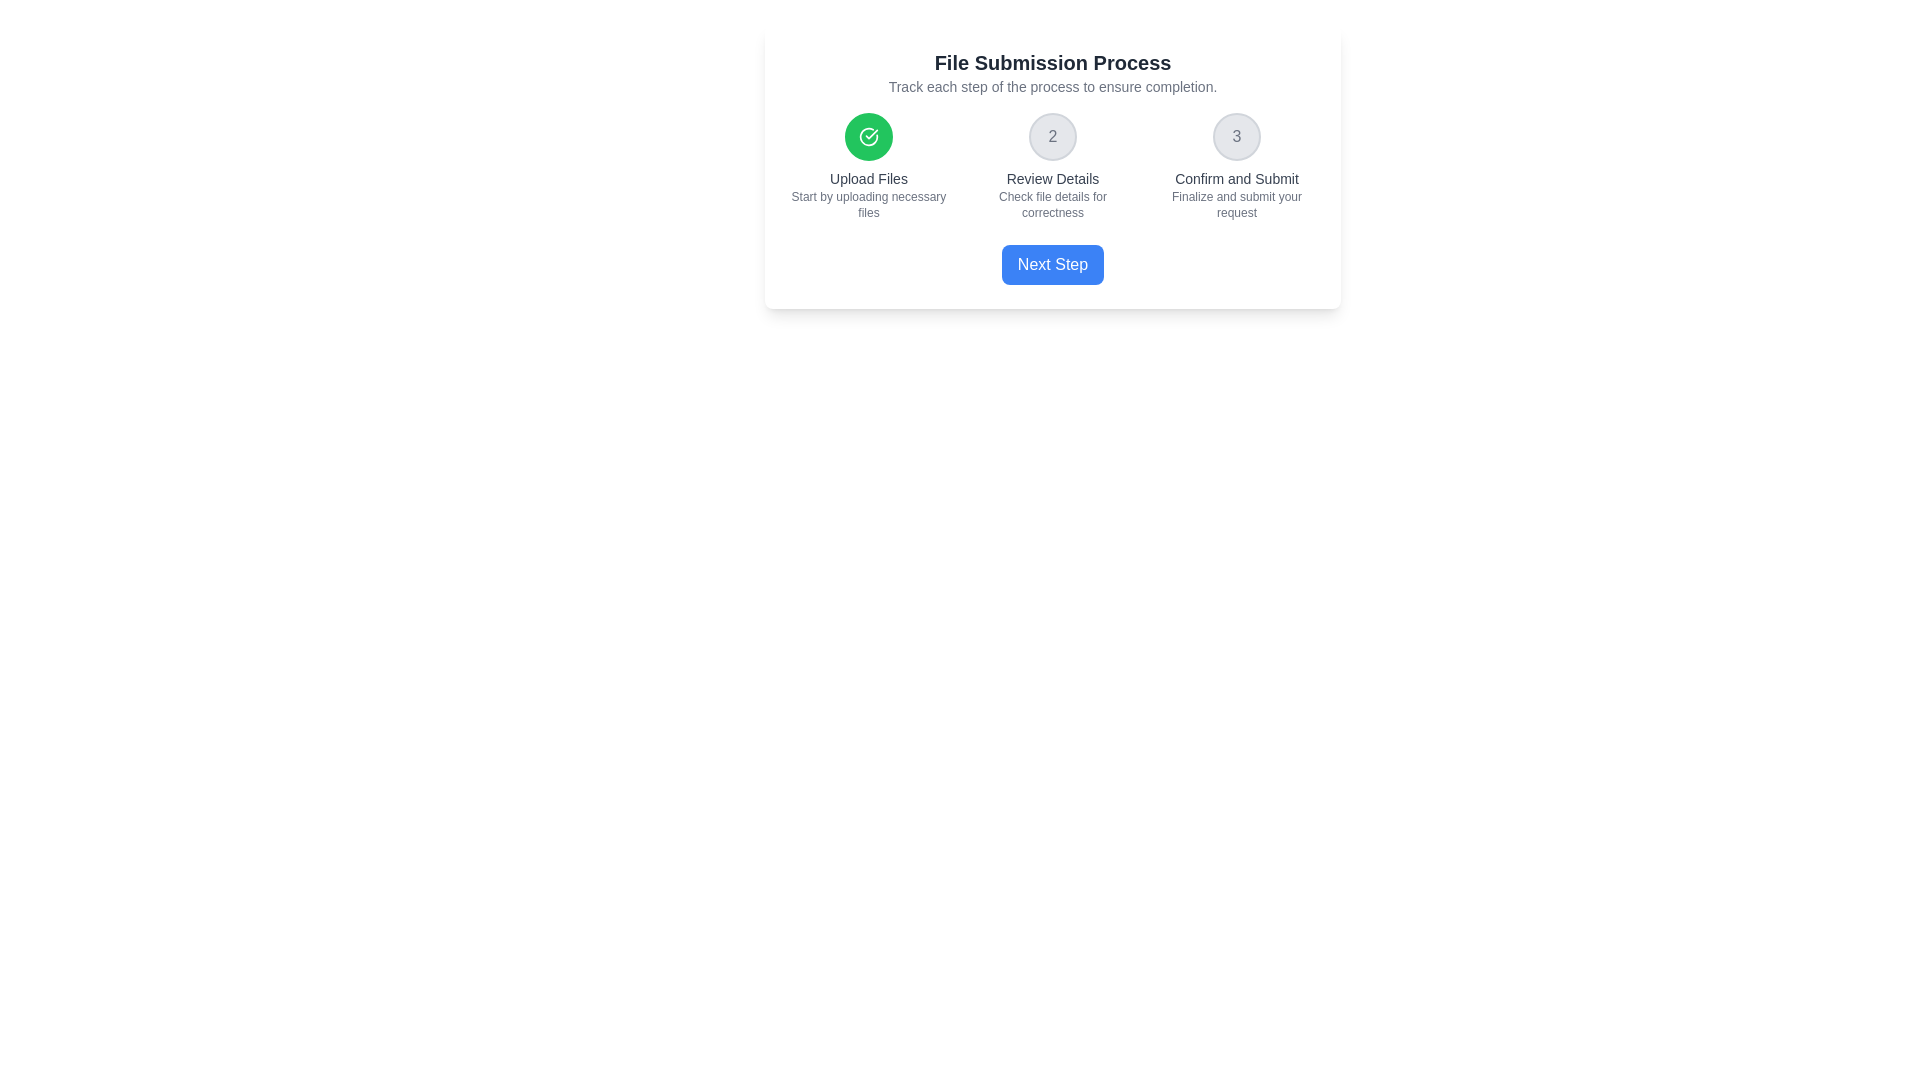 The width and height of the screenshot is (1920, 1080). Describe the element at coordinates (868, 136) in the screenshot. I see `the green circular icon with a white checkmark inside, which represents the first step labeled 'Upload Files' in the 'File Submission Process' workflow` at that location.